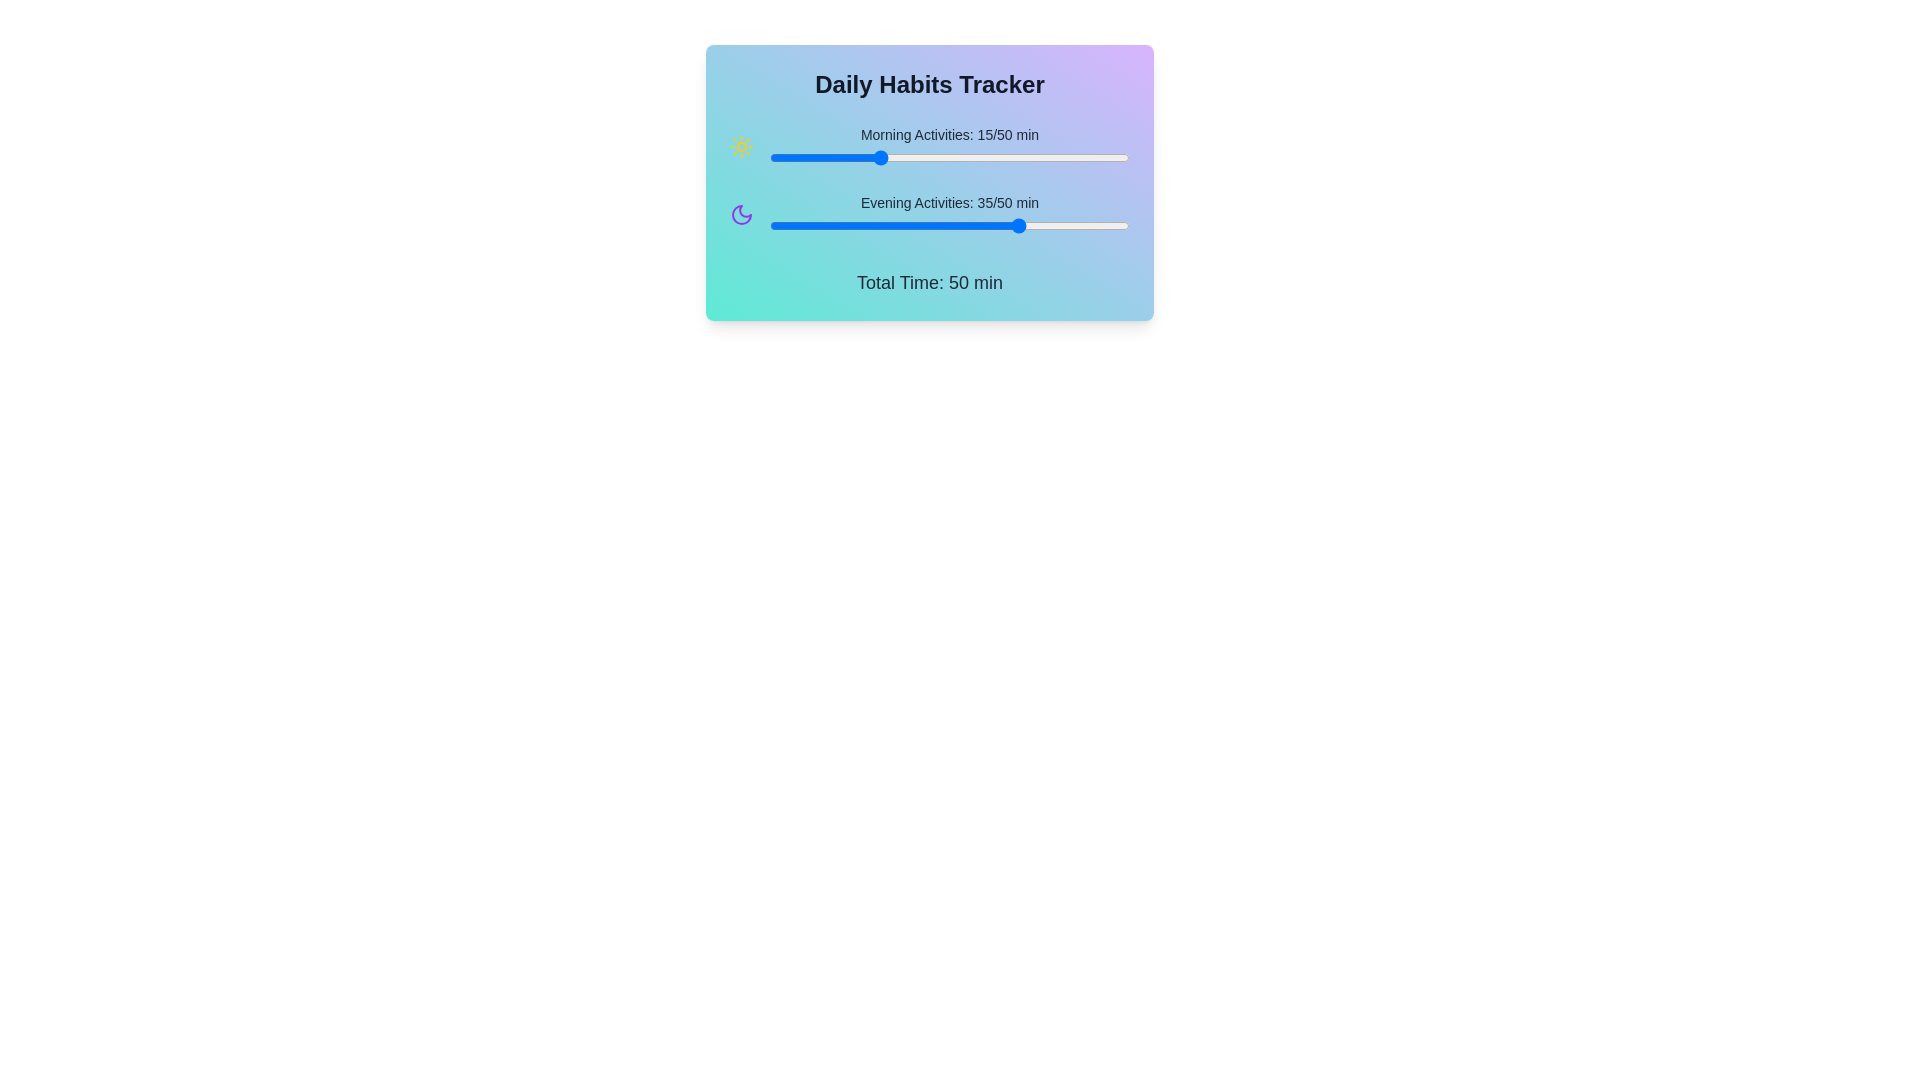 This screenshot has height=1080, width=1920. Describe the element at coordinates (898, 157) in the screenshot. I see `the morning activities slider` at that location.